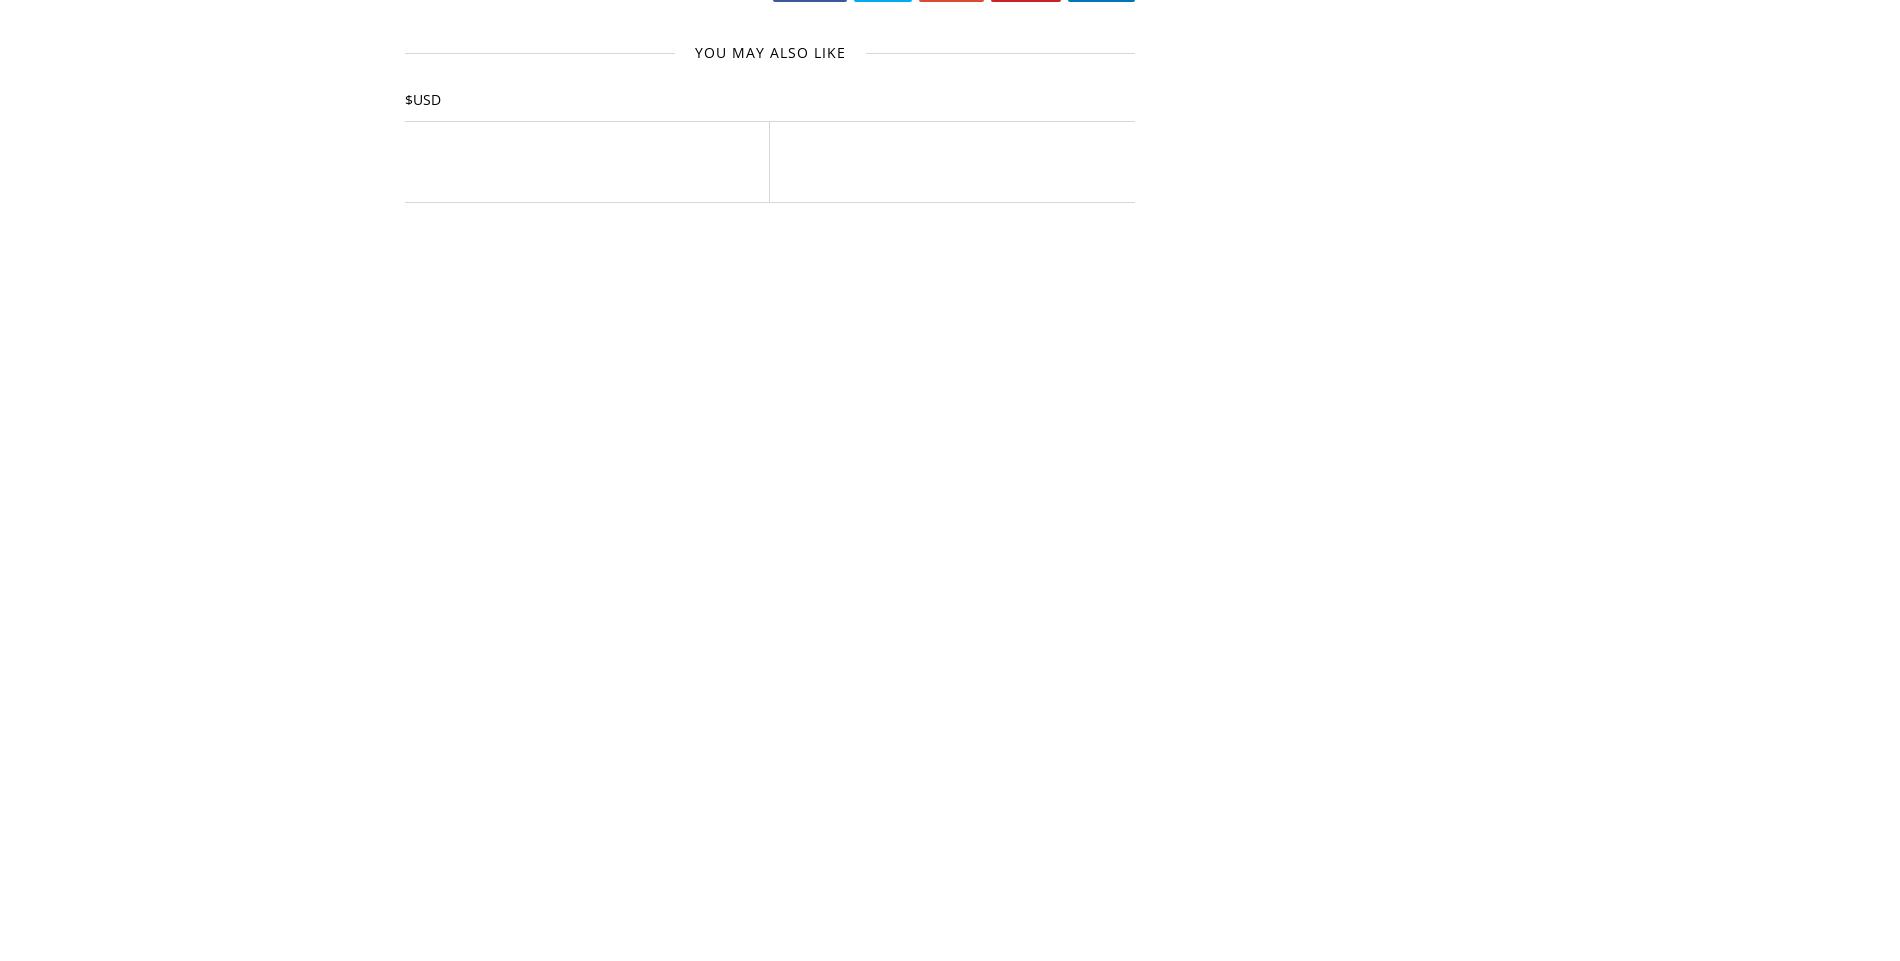 This screenshot has width=1900, height=961. Describe the element at coordinates (1240, 819) in the screenshot. I see `'April 2017'` at that location.